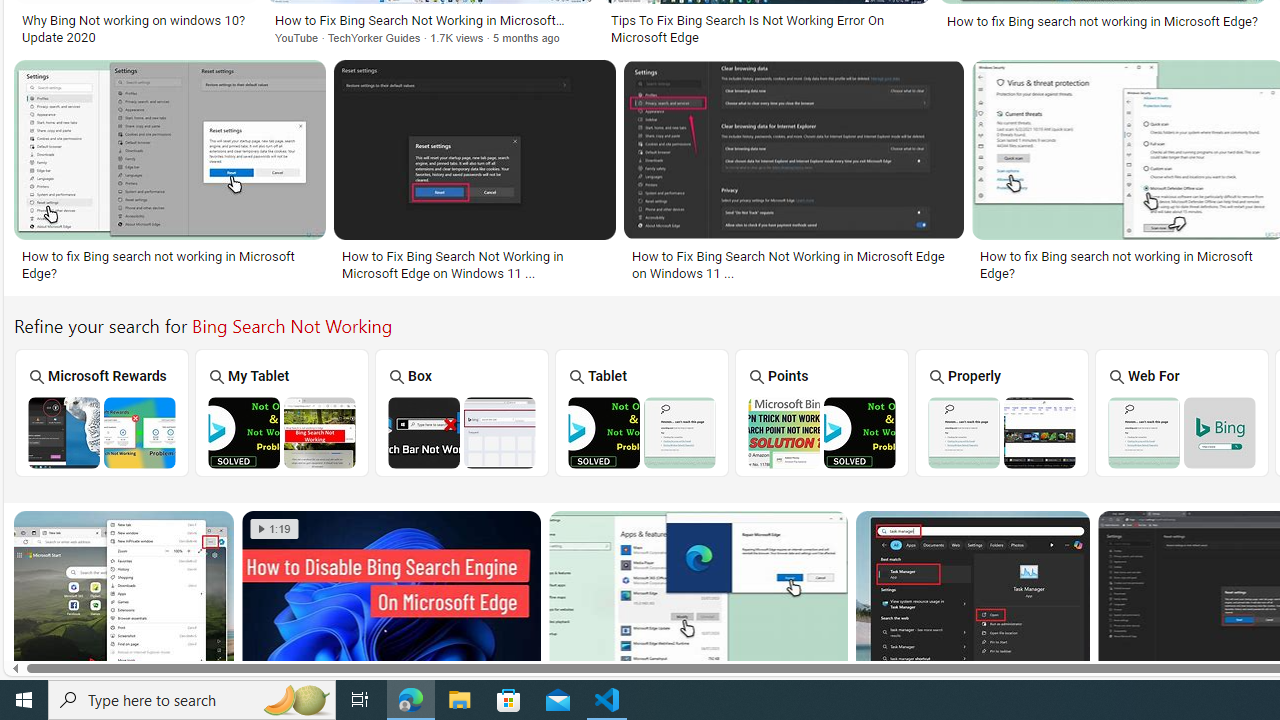 This screenshot has height=720, width=1280. What do you see at coordinates (1182, 411) in the screenshot?
I see `'Web For'` at bounding box center [1182, 411].